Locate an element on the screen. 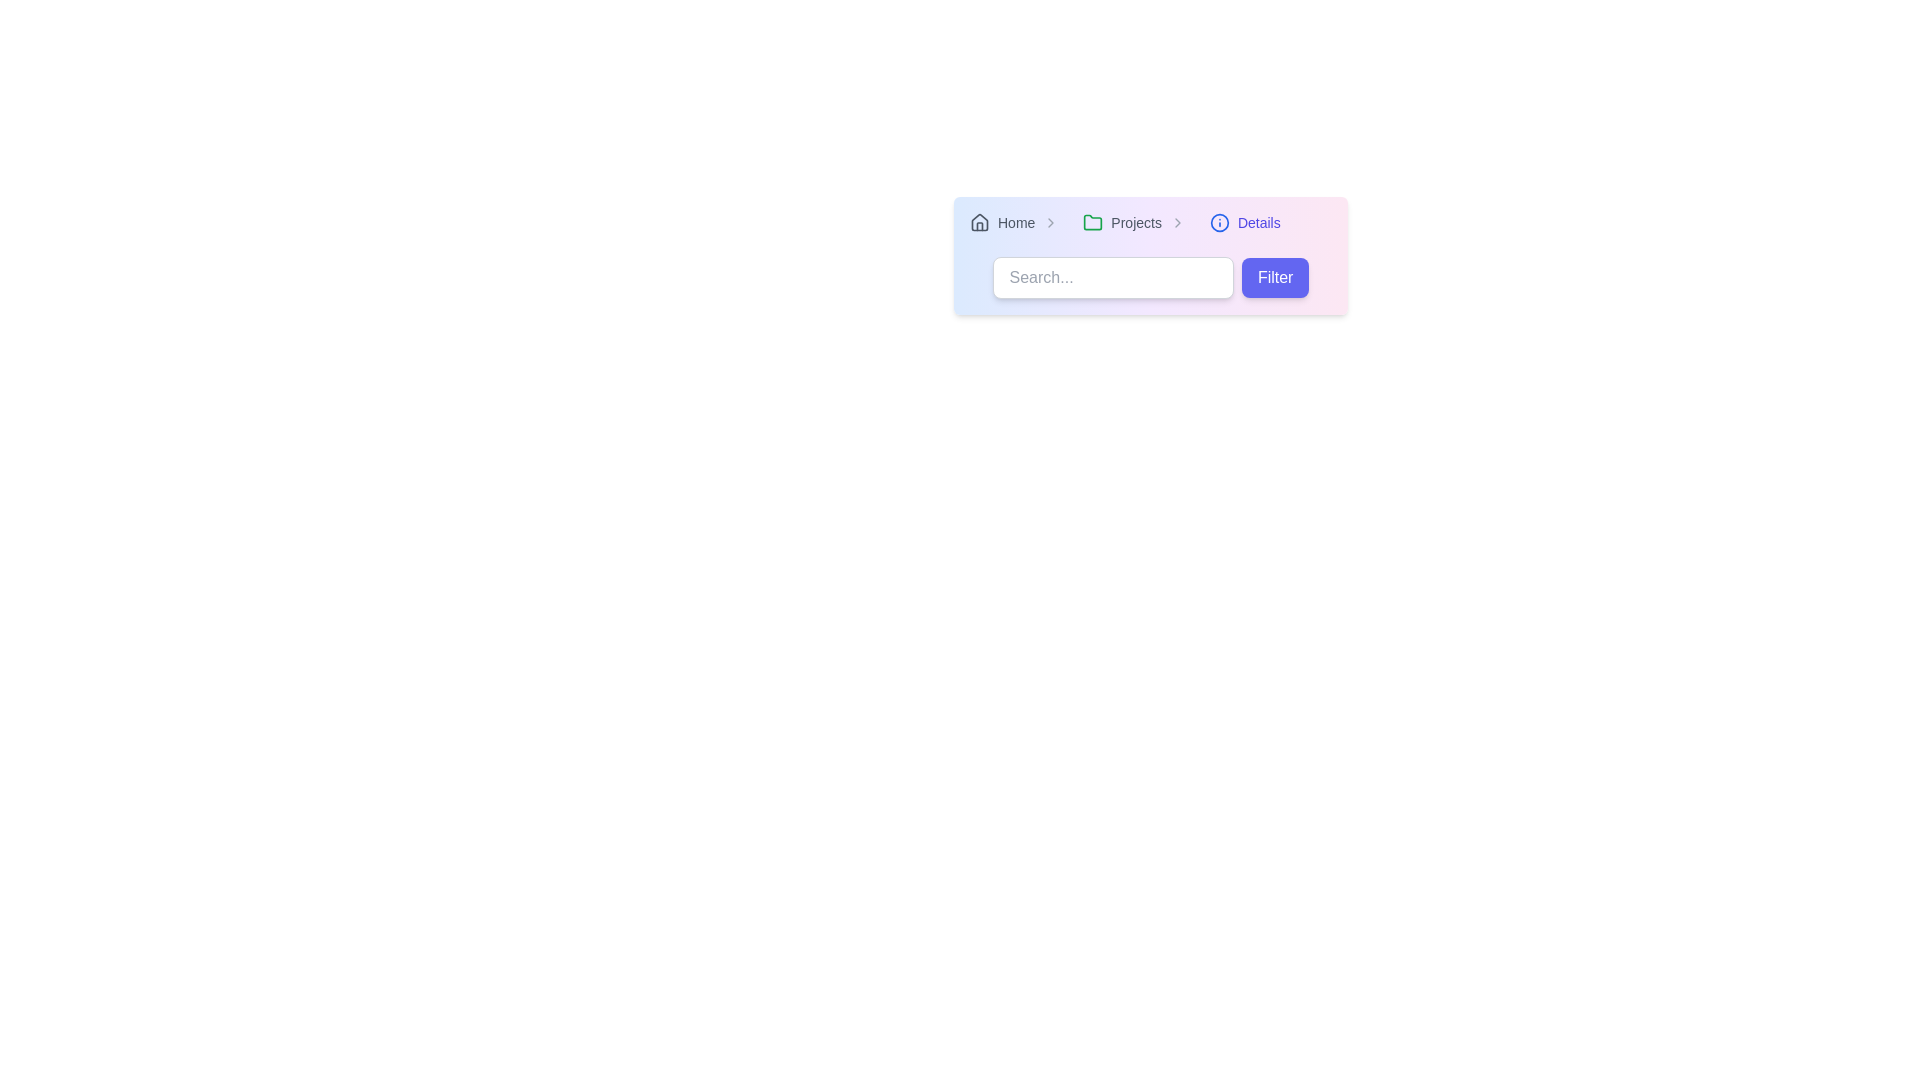 The width and height of the screenshot is (1920, 1080). the breadcrumb hyperlink that navigates to the 'Projects' section, located in the top center of the interface, between 'Home' and 'Details' is located at coordinates (1122, 223).